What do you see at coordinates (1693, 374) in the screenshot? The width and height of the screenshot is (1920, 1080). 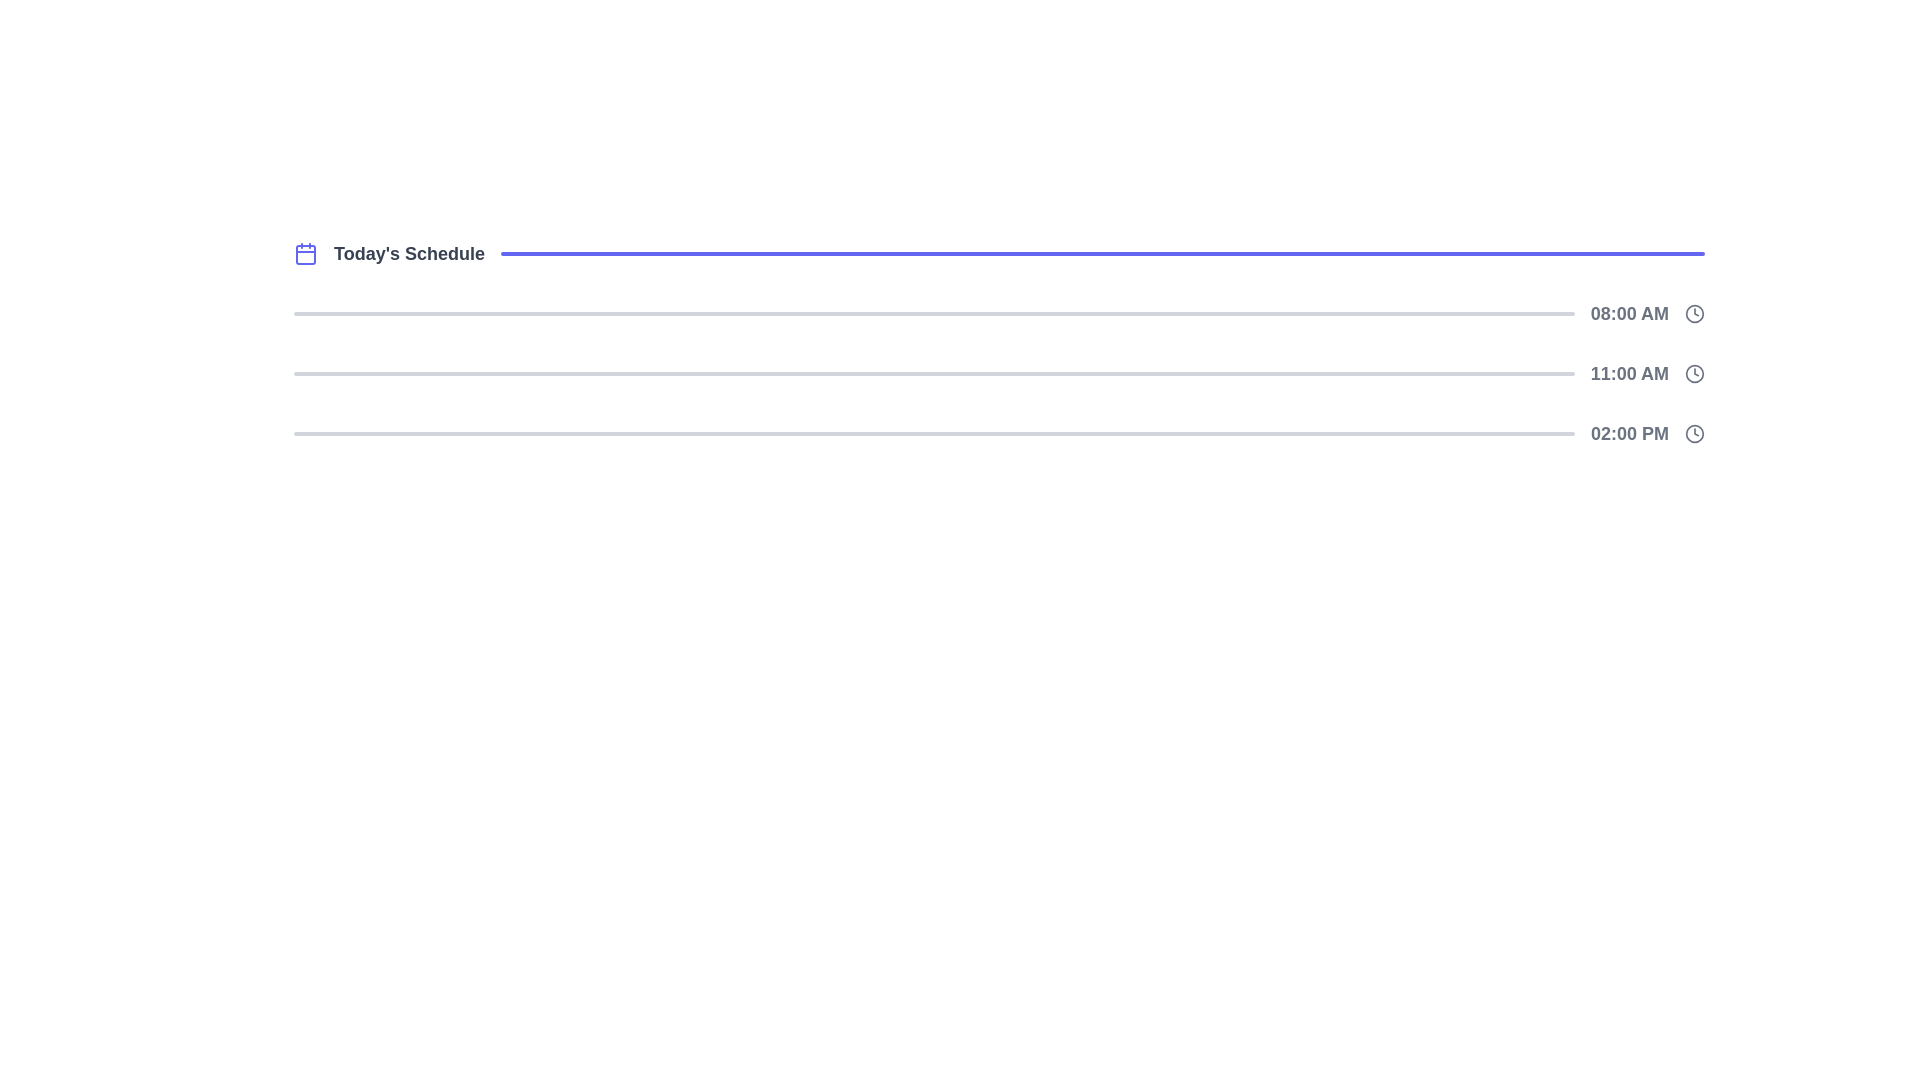 I see `the clock icon located at the far right of the row corresponding to '11:00 AM'` at bounding box center [1693, 374].